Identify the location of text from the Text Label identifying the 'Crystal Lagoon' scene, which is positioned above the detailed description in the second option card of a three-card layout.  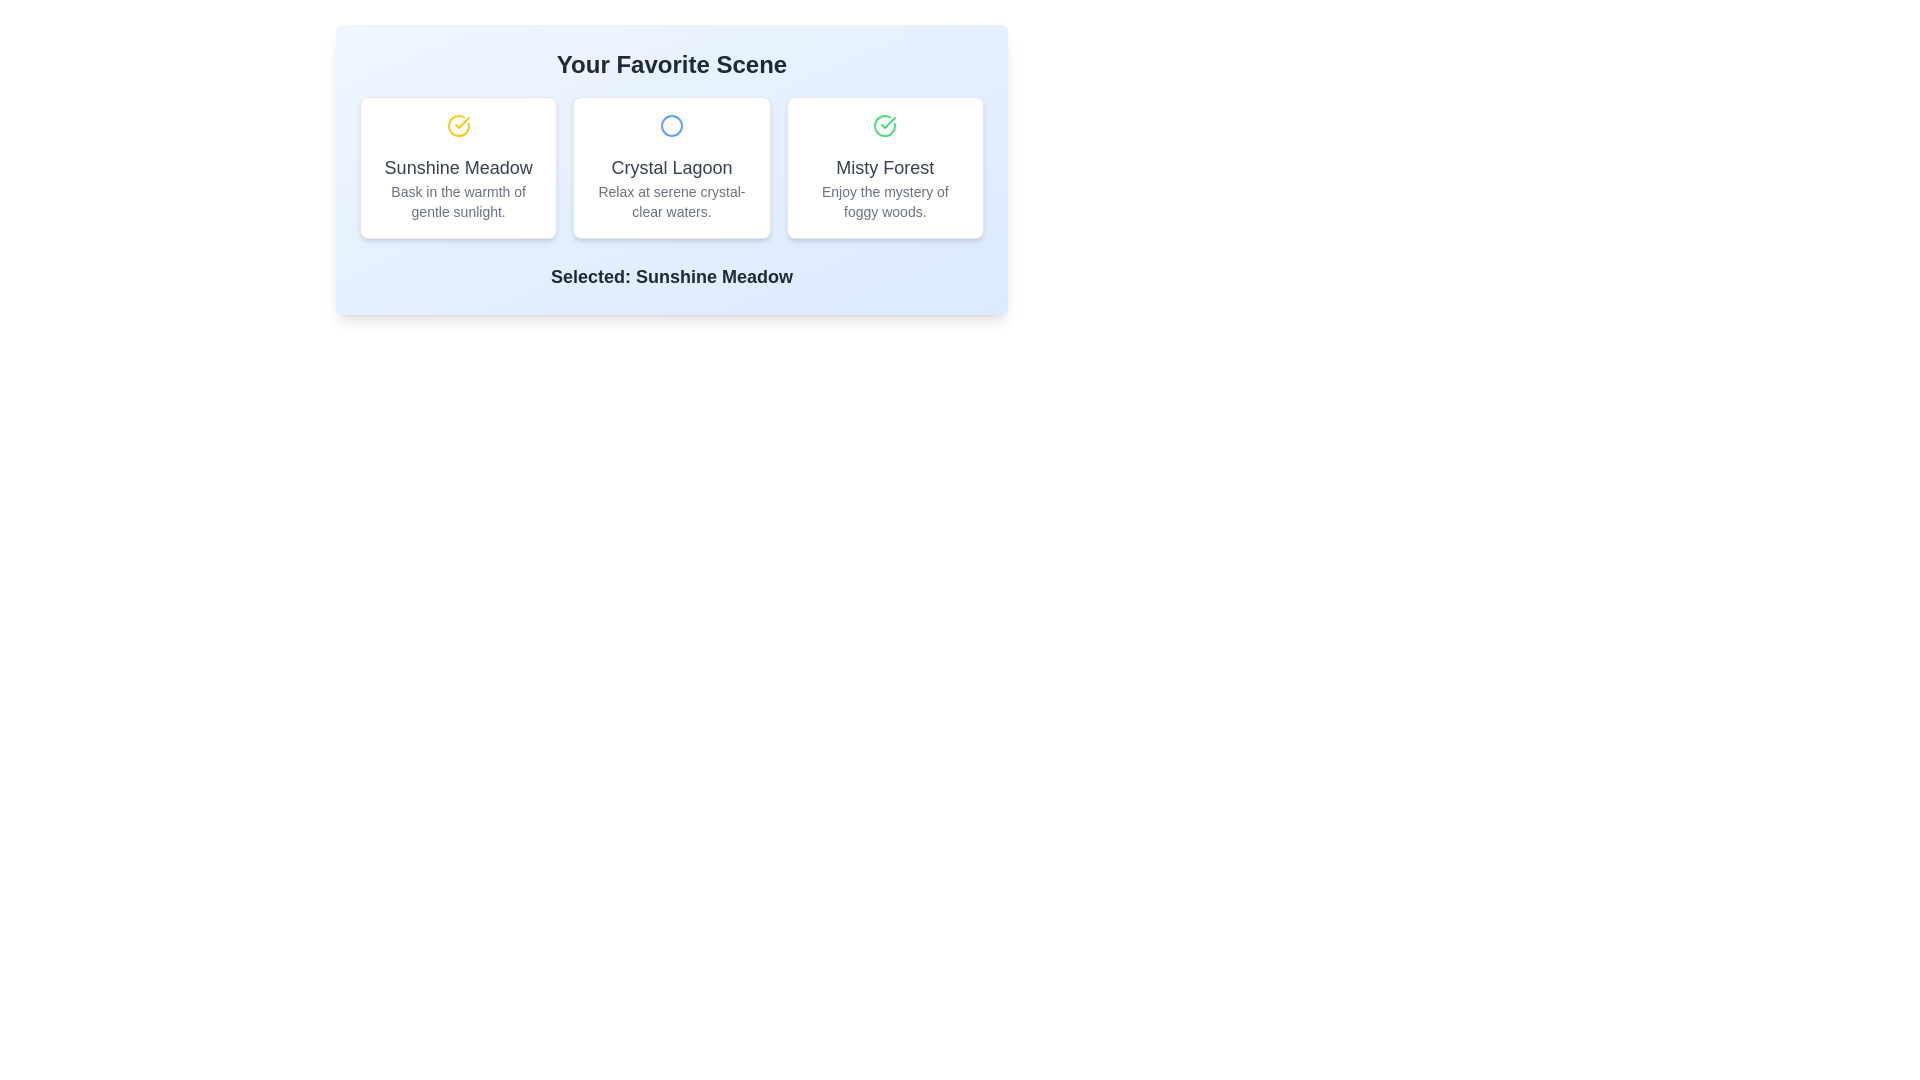
(672, 167).